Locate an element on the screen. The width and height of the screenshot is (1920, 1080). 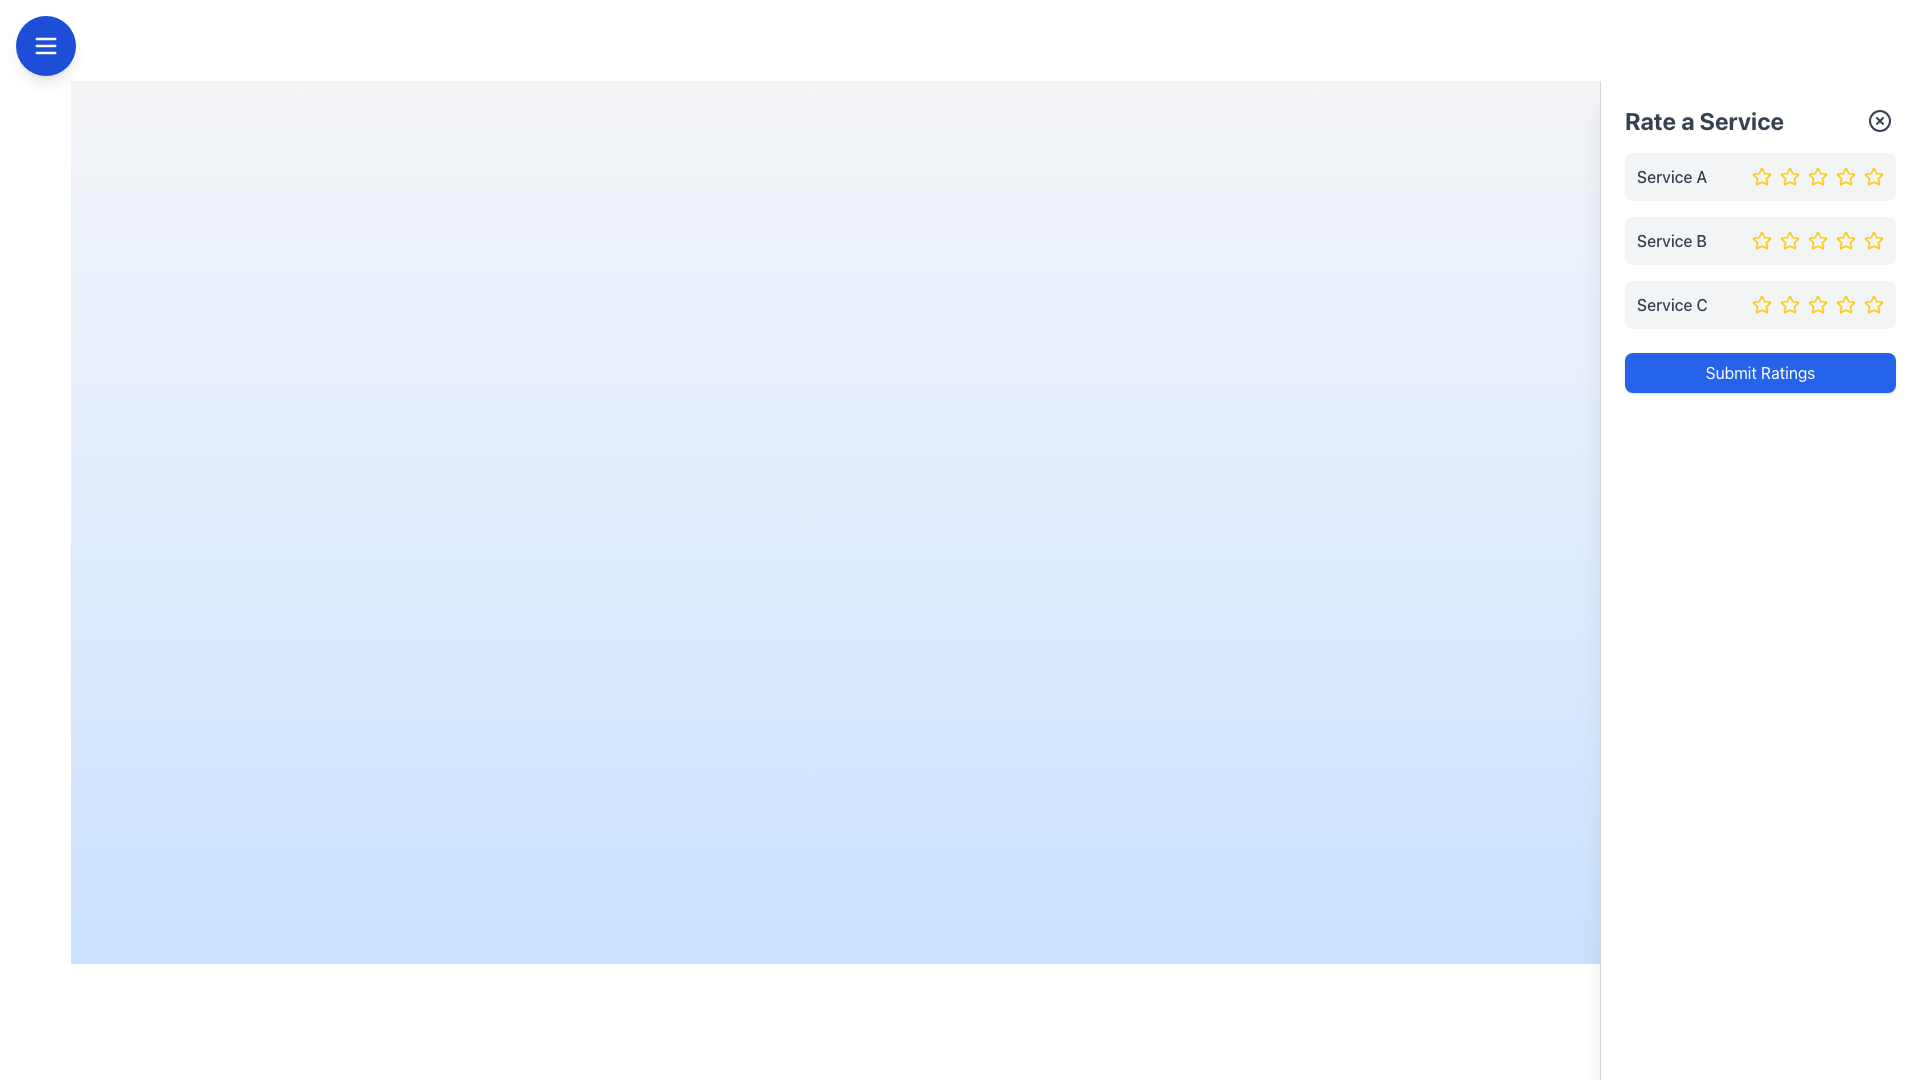
the third star icon in the rating system for 'Service B' to select a 3-star rating is located at coordinates (1761, 239).